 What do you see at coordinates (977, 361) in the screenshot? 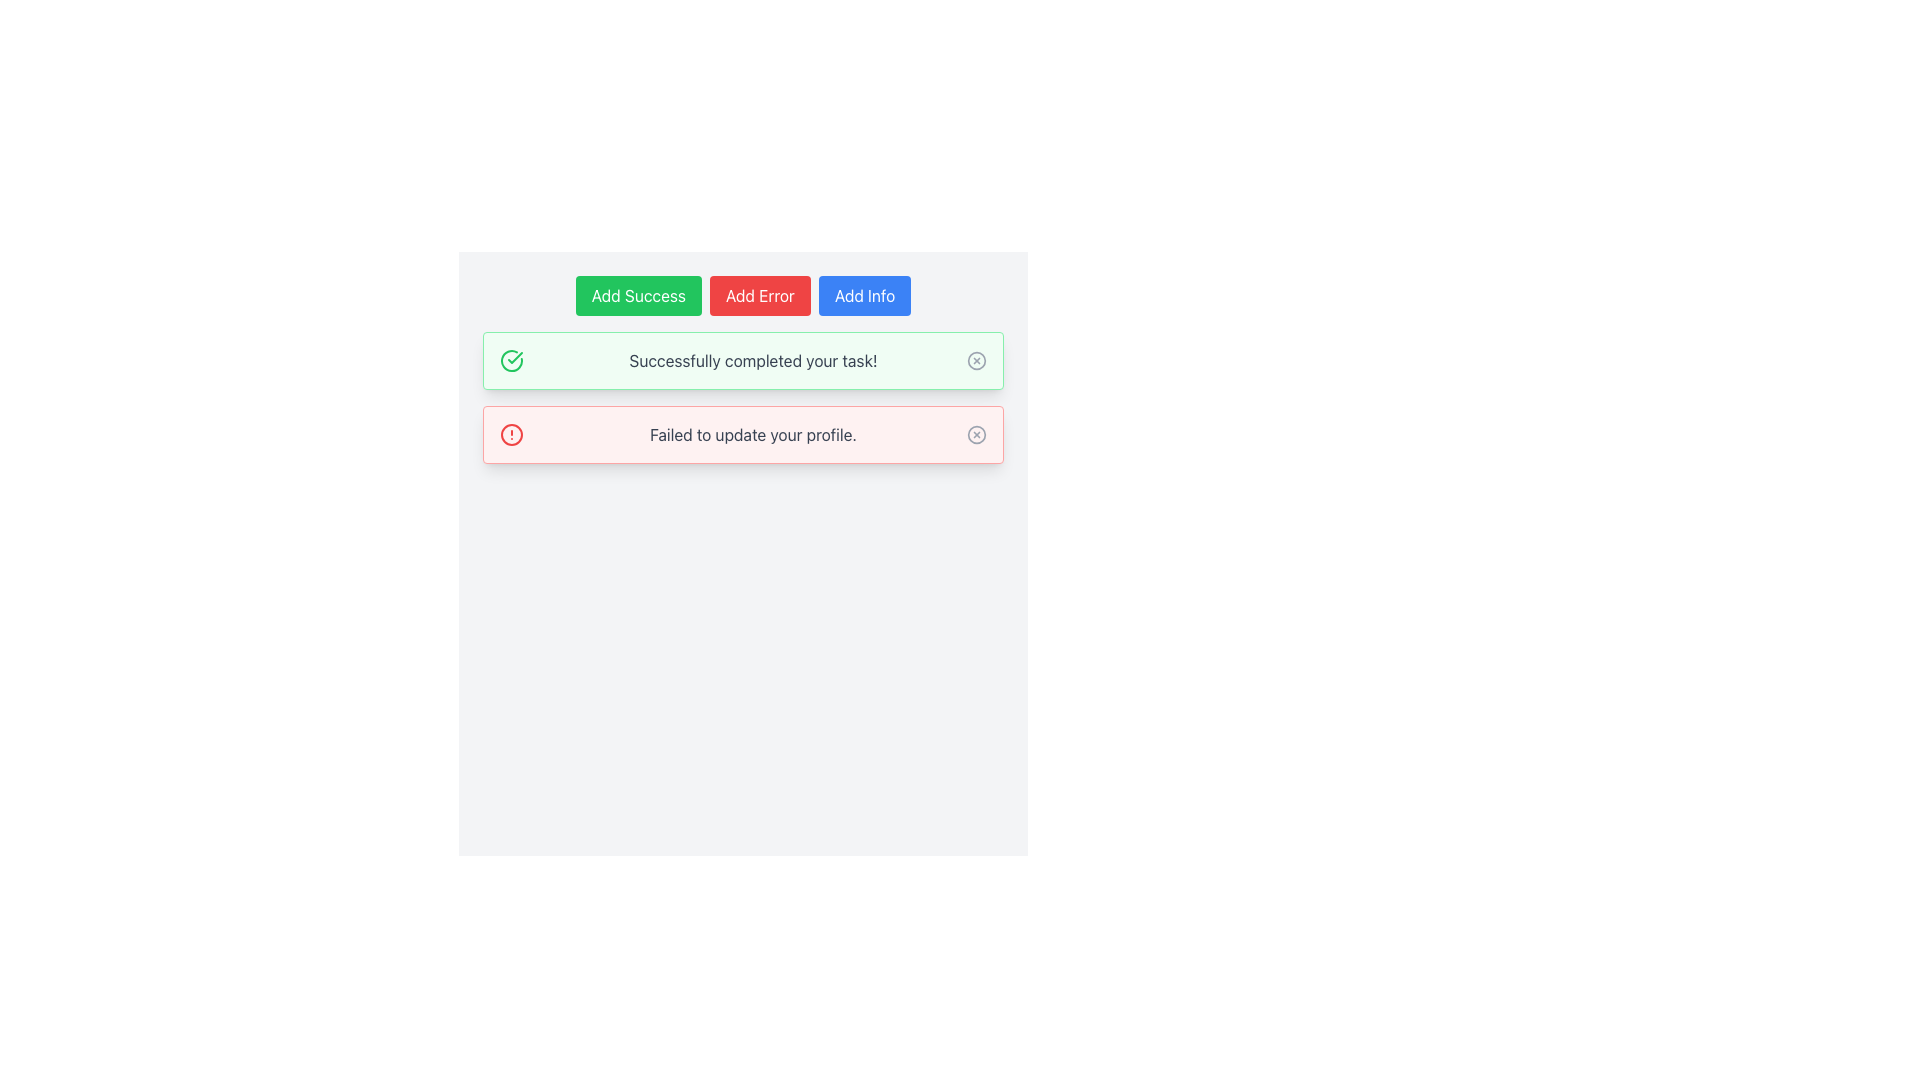
I see `the SVG graphical element that visually represents a close or dismiss action within the 'Successfully completed your task!' green notification component box, located on the right side and aligned horizontally to the middle of the box` at bounding box center [977, 361].